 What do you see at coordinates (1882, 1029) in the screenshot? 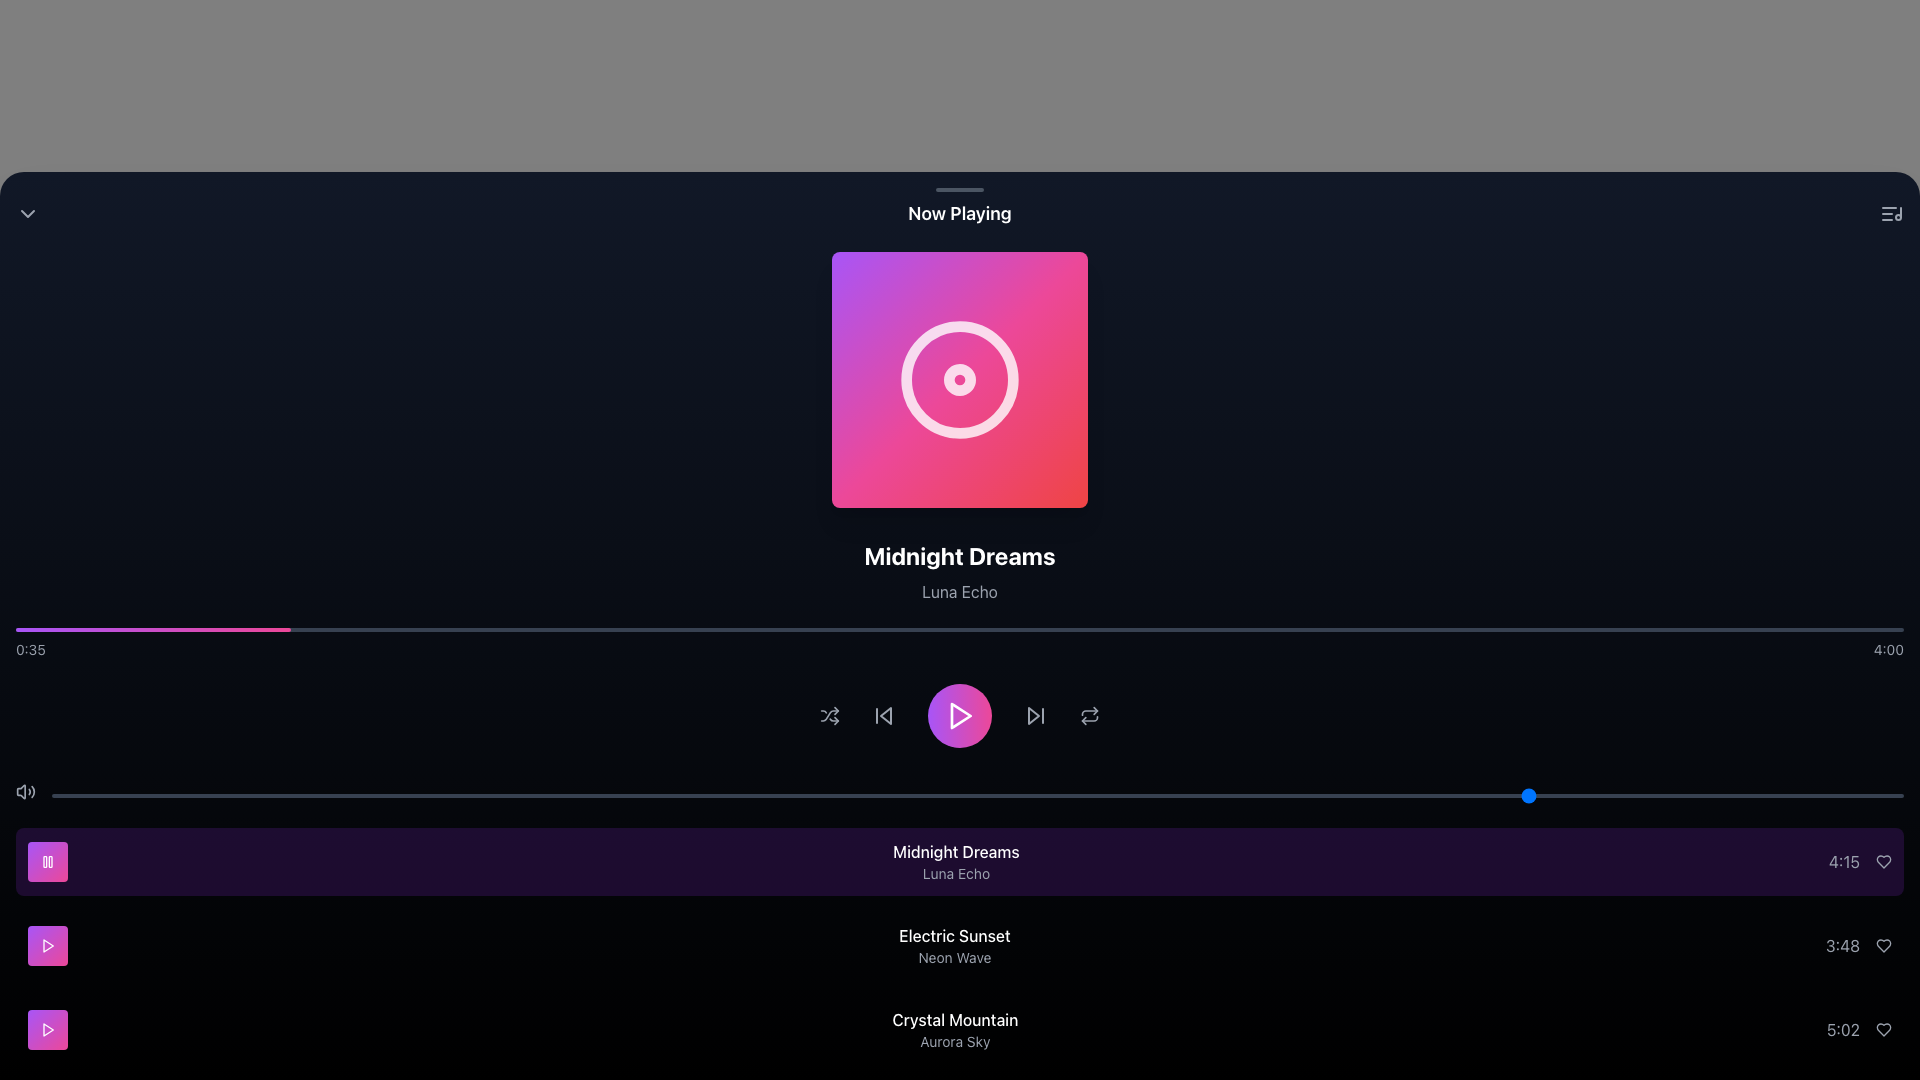
I see `the interactive heart-shaped icon at the end of the song list` at bounding box center [1882, 1029].